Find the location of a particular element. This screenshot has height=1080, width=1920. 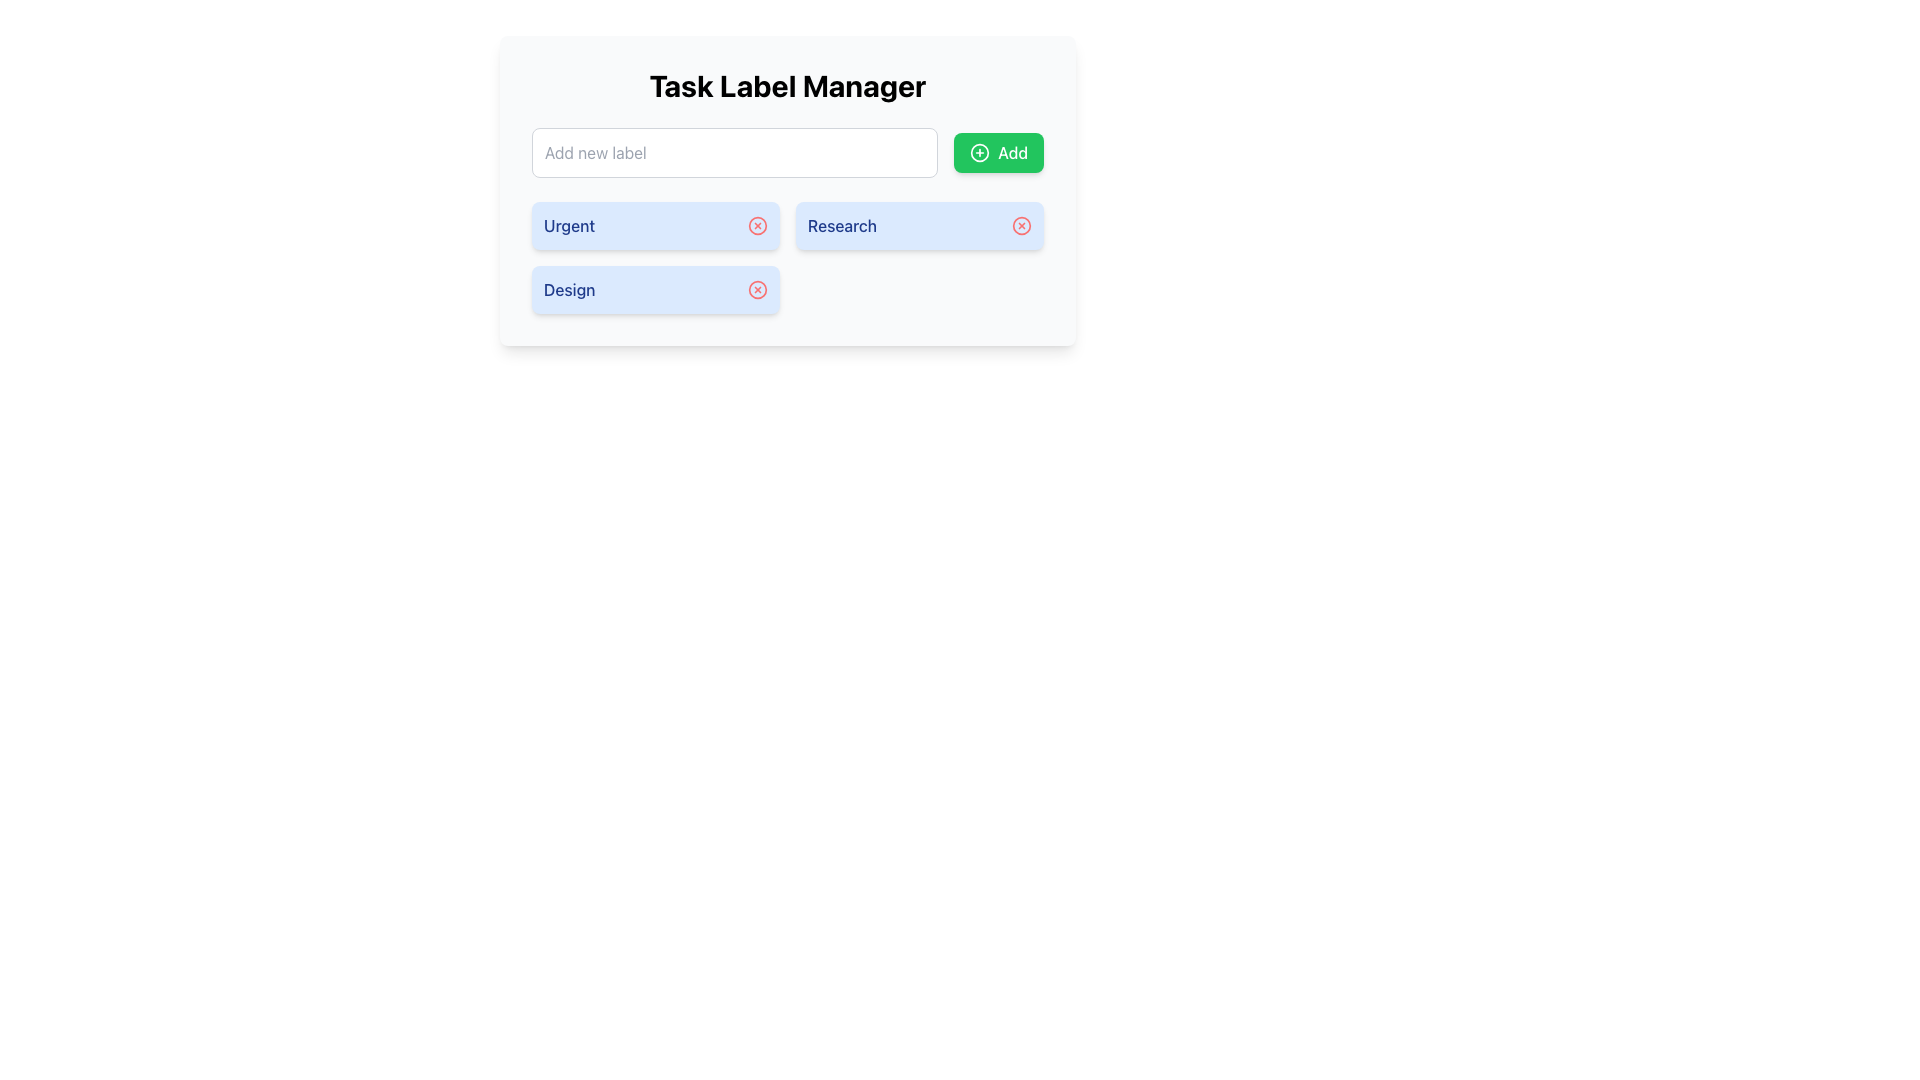

the 'Urgent' label chip with a dismiss button, which has a blue background and a red circular dismiss button with a white 'X' on the right is located at coordinates (656, 225).